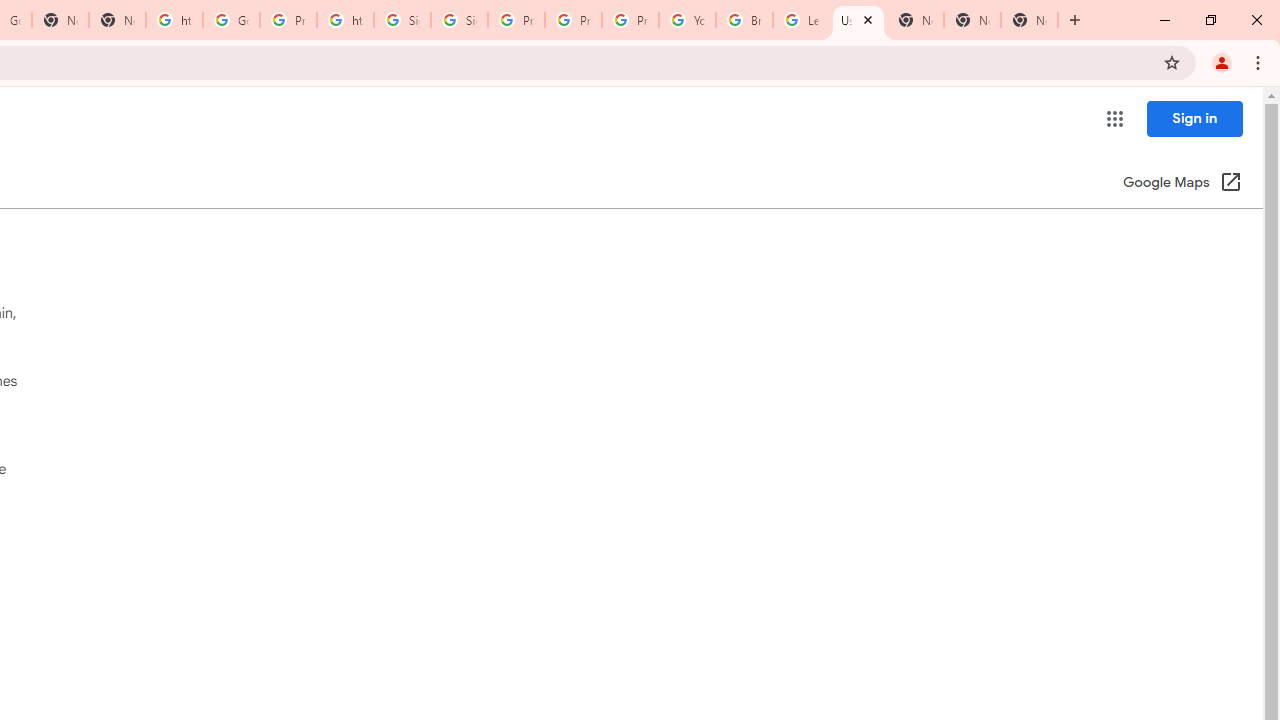 The height and width of the screenshot is (720, 1280). Describe the element at coordinates (174, 20) in the screenshot. I see `'https://scholar.google.com/'` at that location.